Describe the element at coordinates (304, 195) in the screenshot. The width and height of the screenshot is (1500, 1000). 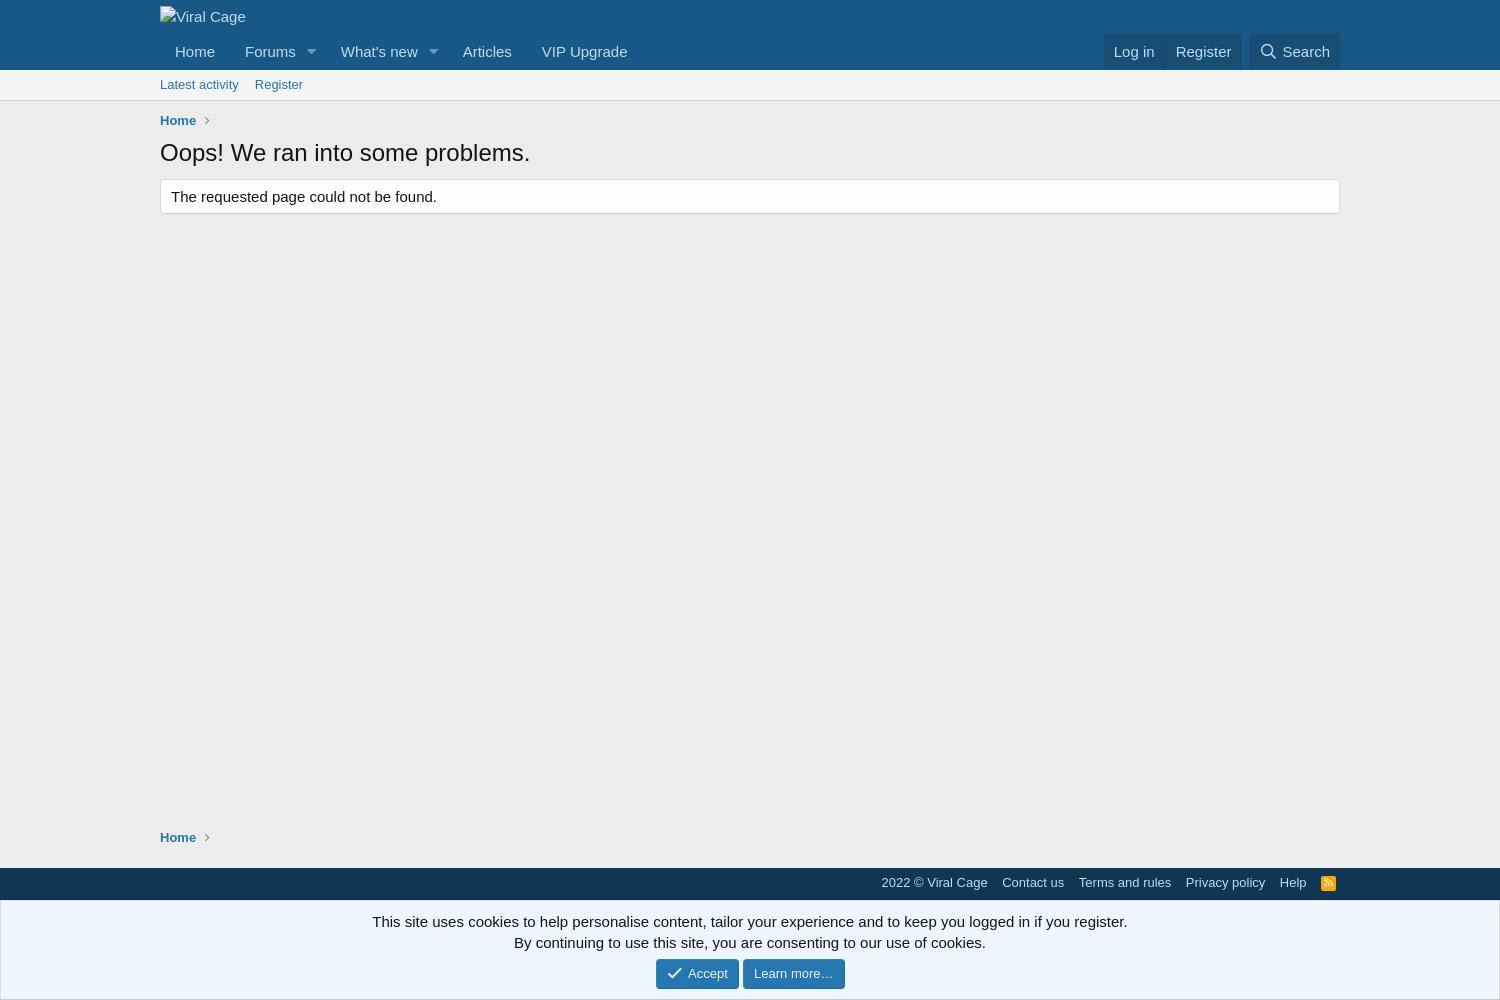
I see `'The requested page could not be found.'` at that location.